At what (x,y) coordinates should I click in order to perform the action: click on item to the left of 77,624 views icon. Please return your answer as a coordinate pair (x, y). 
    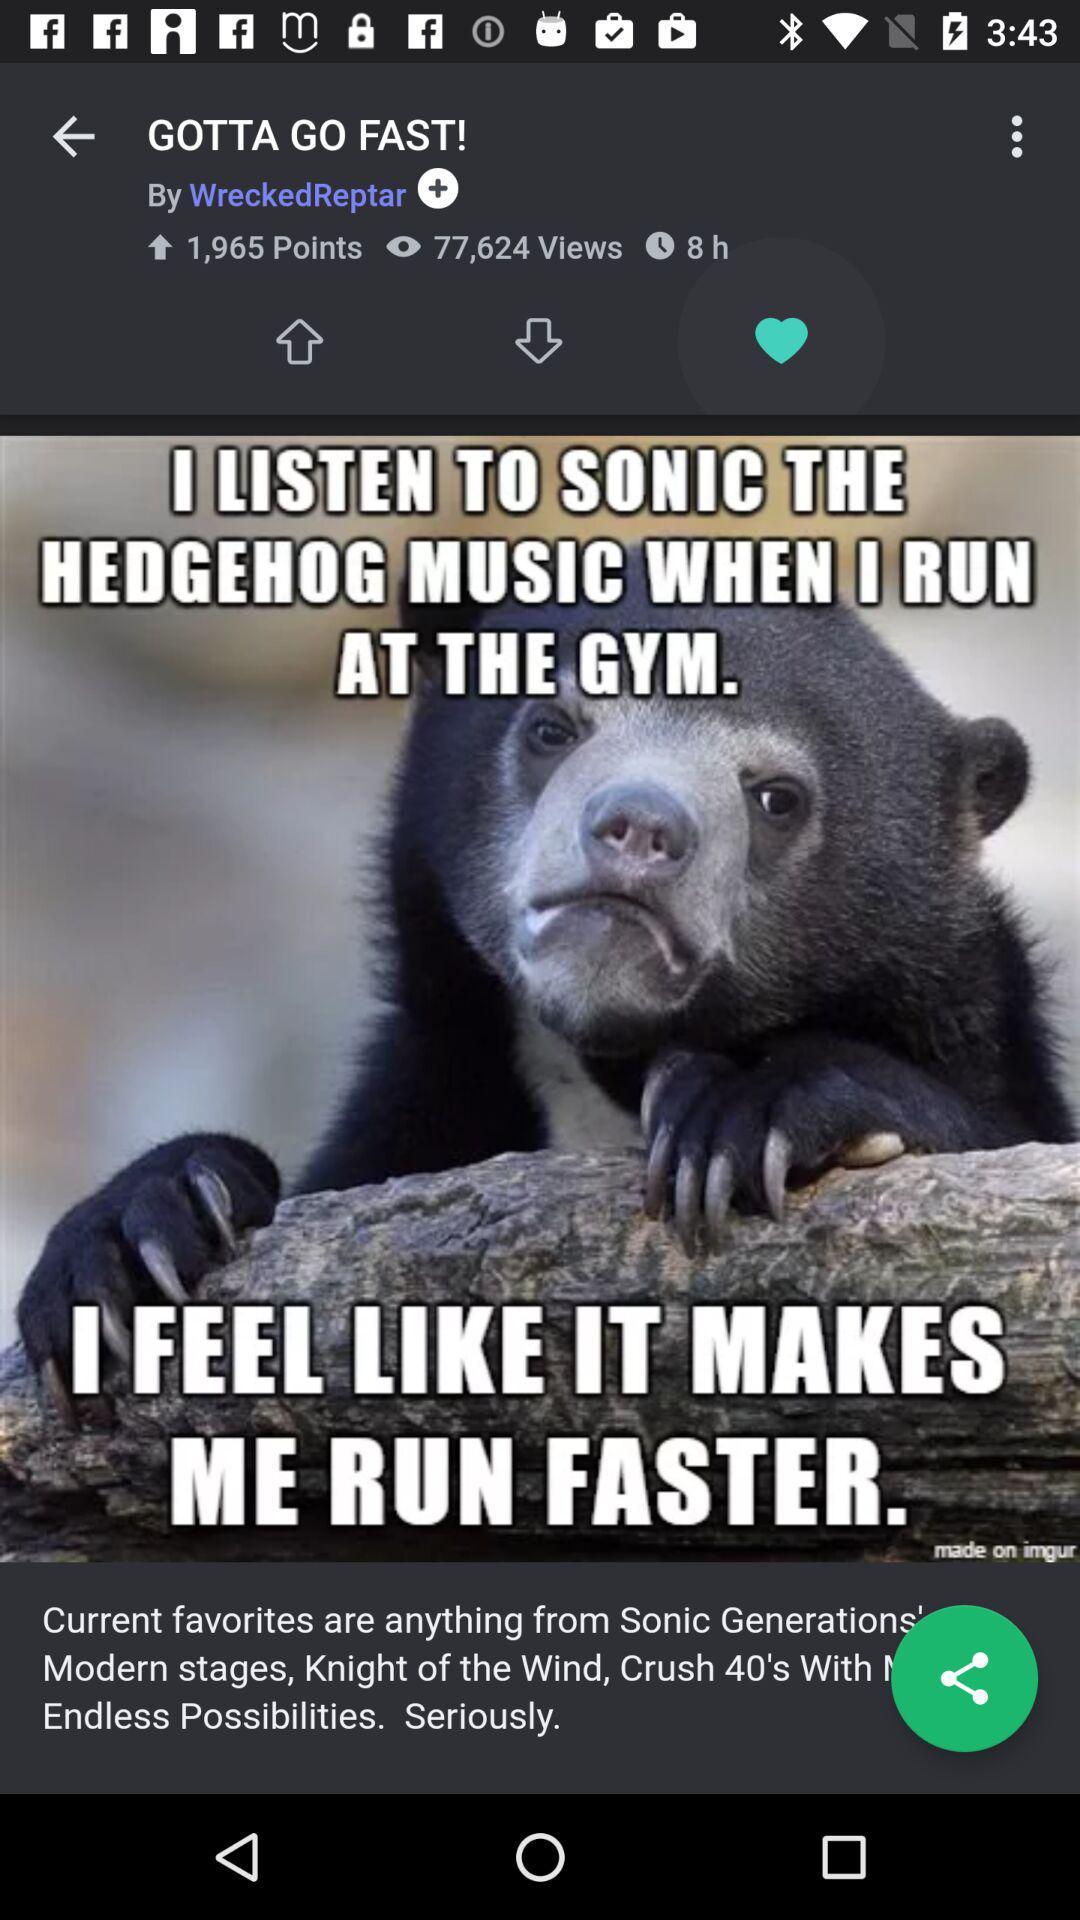
    Looking at the image, I should click on (298, 341).